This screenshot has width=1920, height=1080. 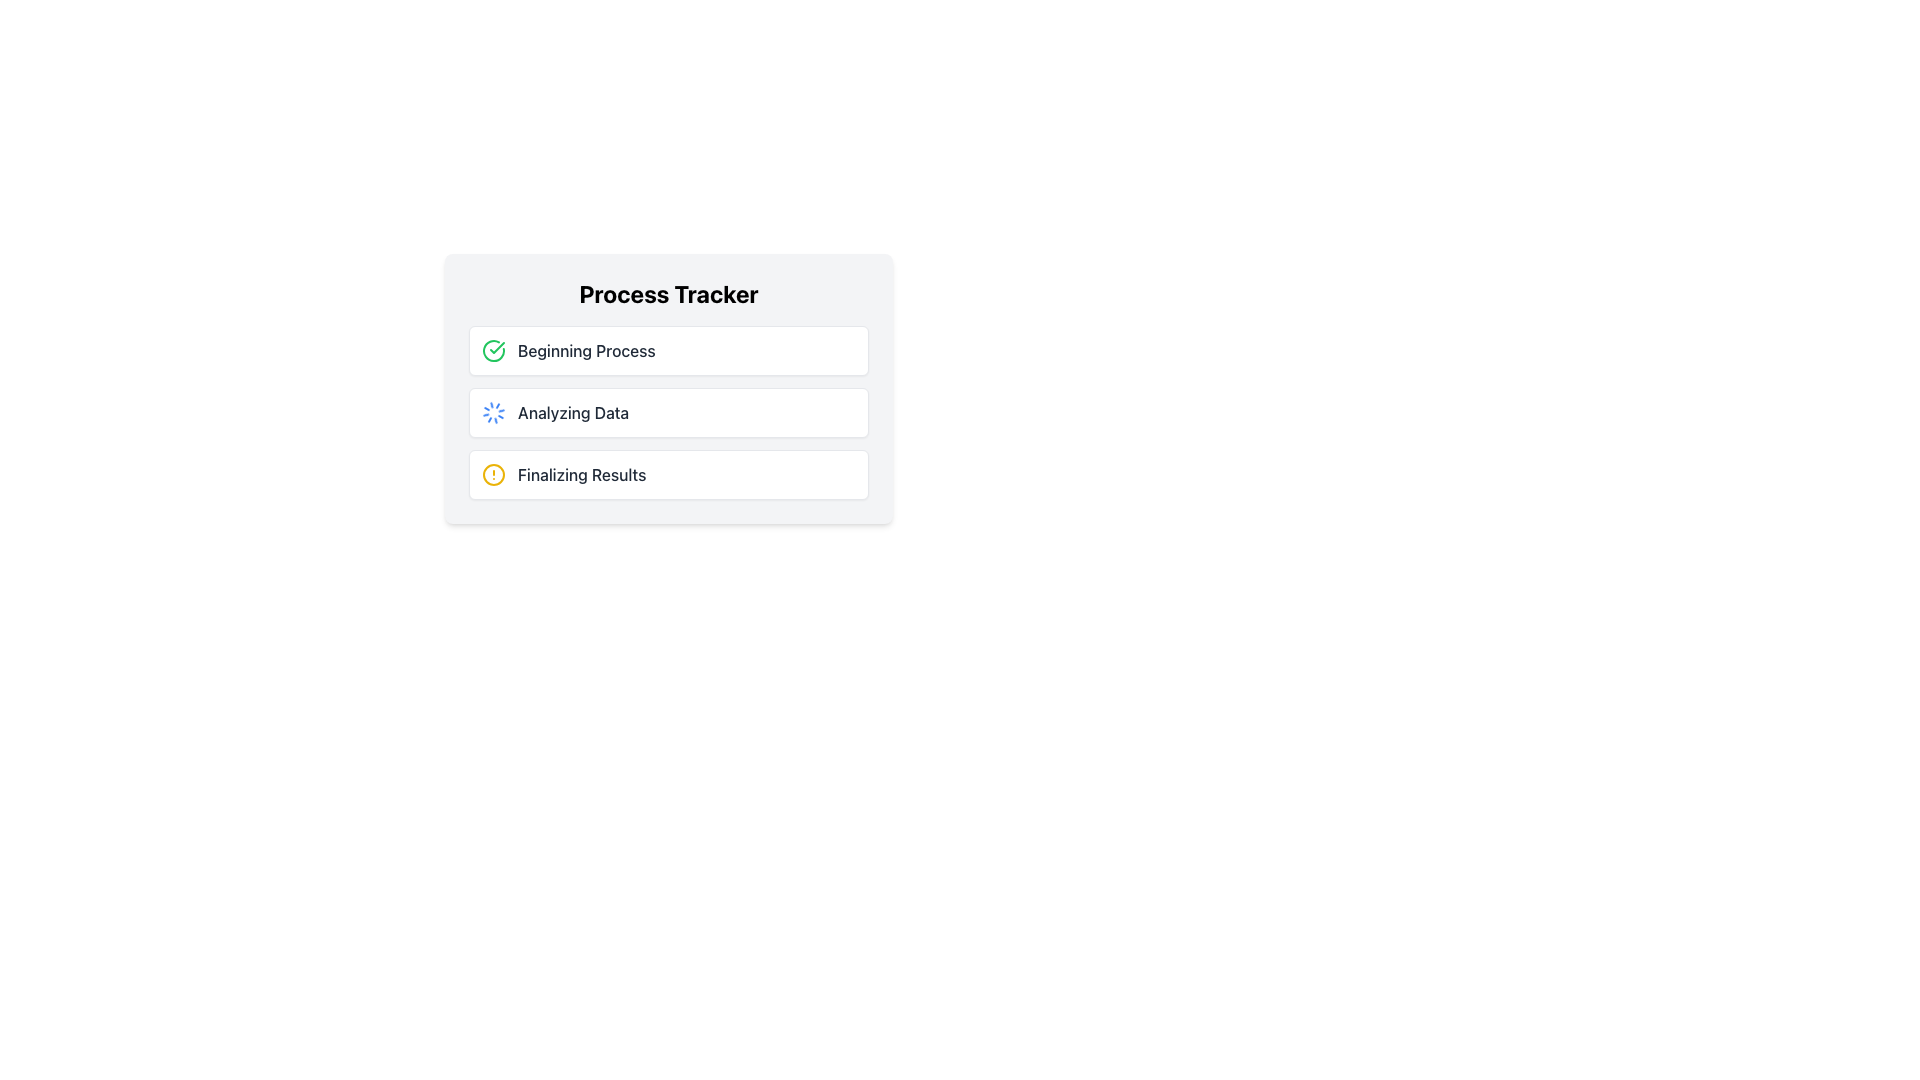 What do you see at coordinates (668, 411) in the screenshot?
I see `the Status Indicator labeled 'Analyzing Data' in the Process Tracker, which is the second item in the list of three` at bounding box center [668, 411].